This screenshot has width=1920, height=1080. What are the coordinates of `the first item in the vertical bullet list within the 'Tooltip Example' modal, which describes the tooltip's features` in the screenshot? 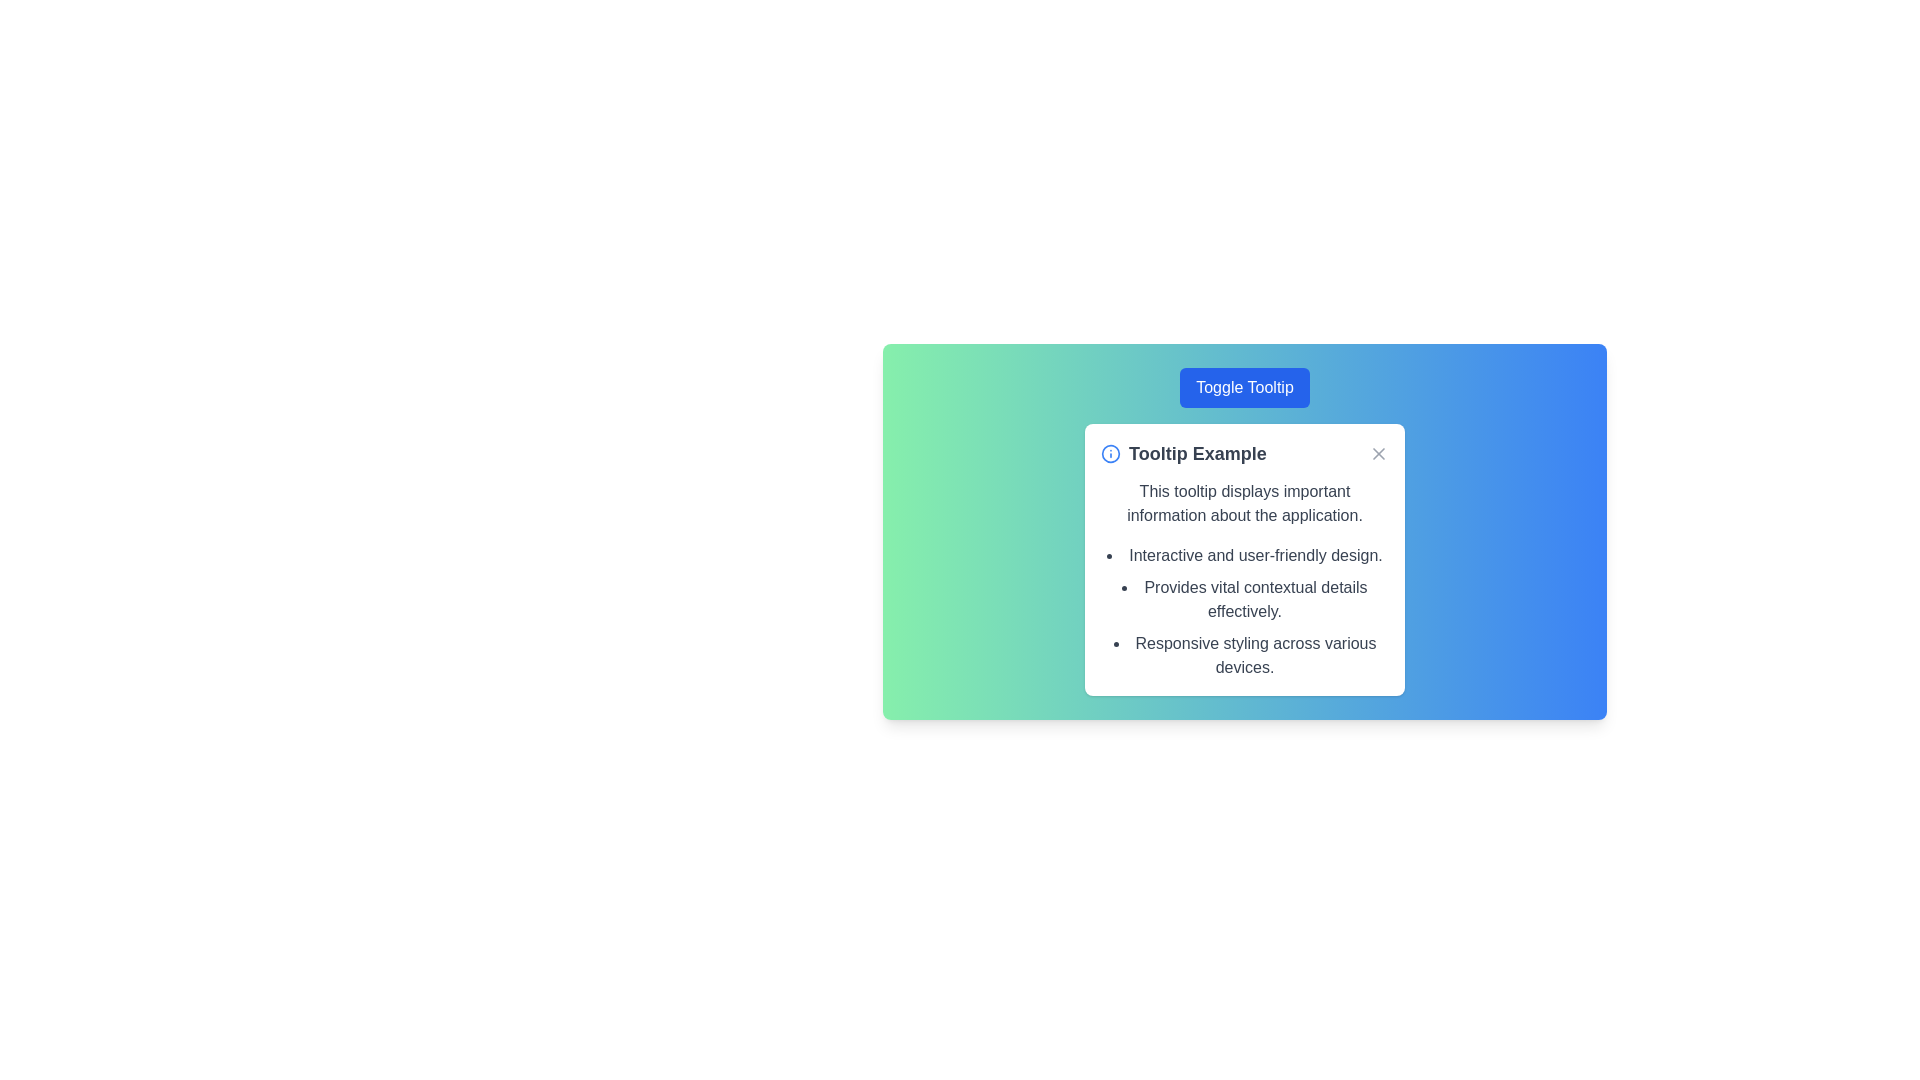 It's located at (1243, 555).